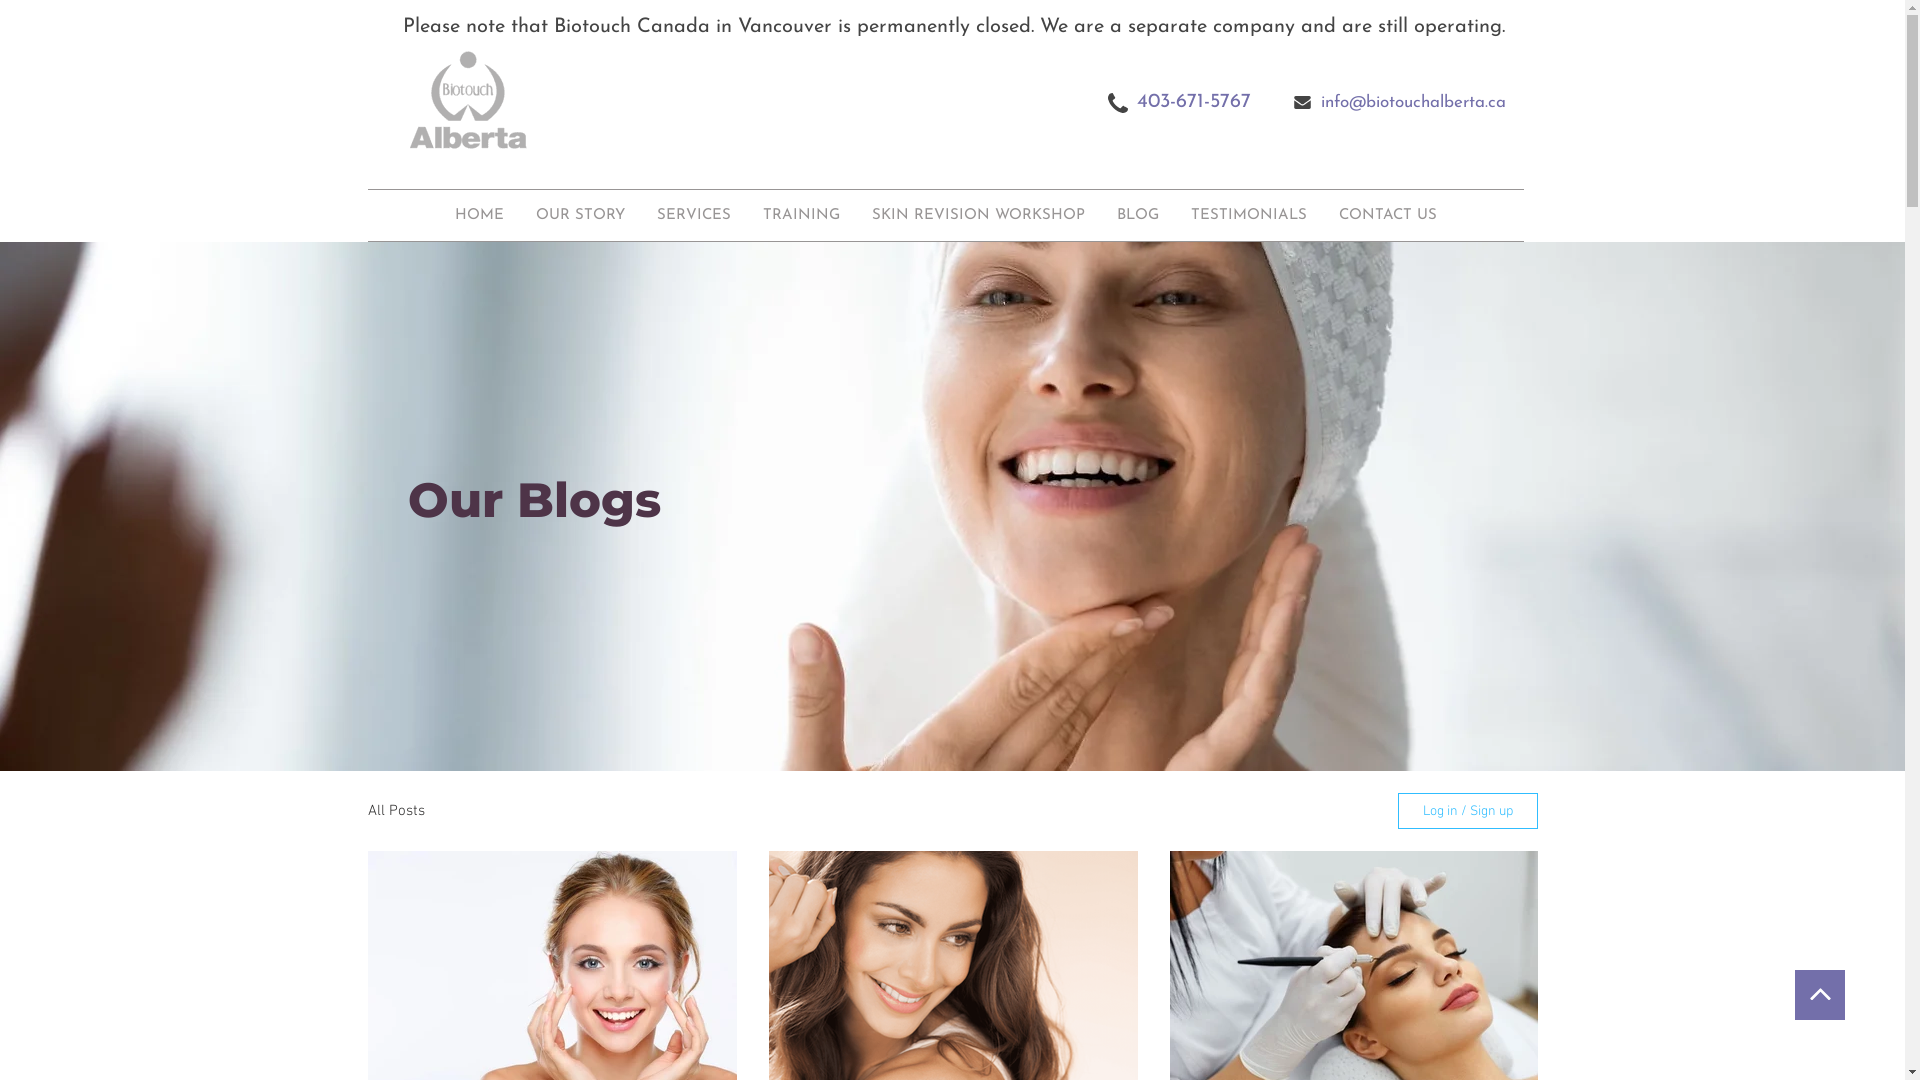 The image size is (1920, 1080). What do you see at coordinates (1386, 215) in the screenshot?
I see `'CONTACT US'` at bounding box center [1386, 215].